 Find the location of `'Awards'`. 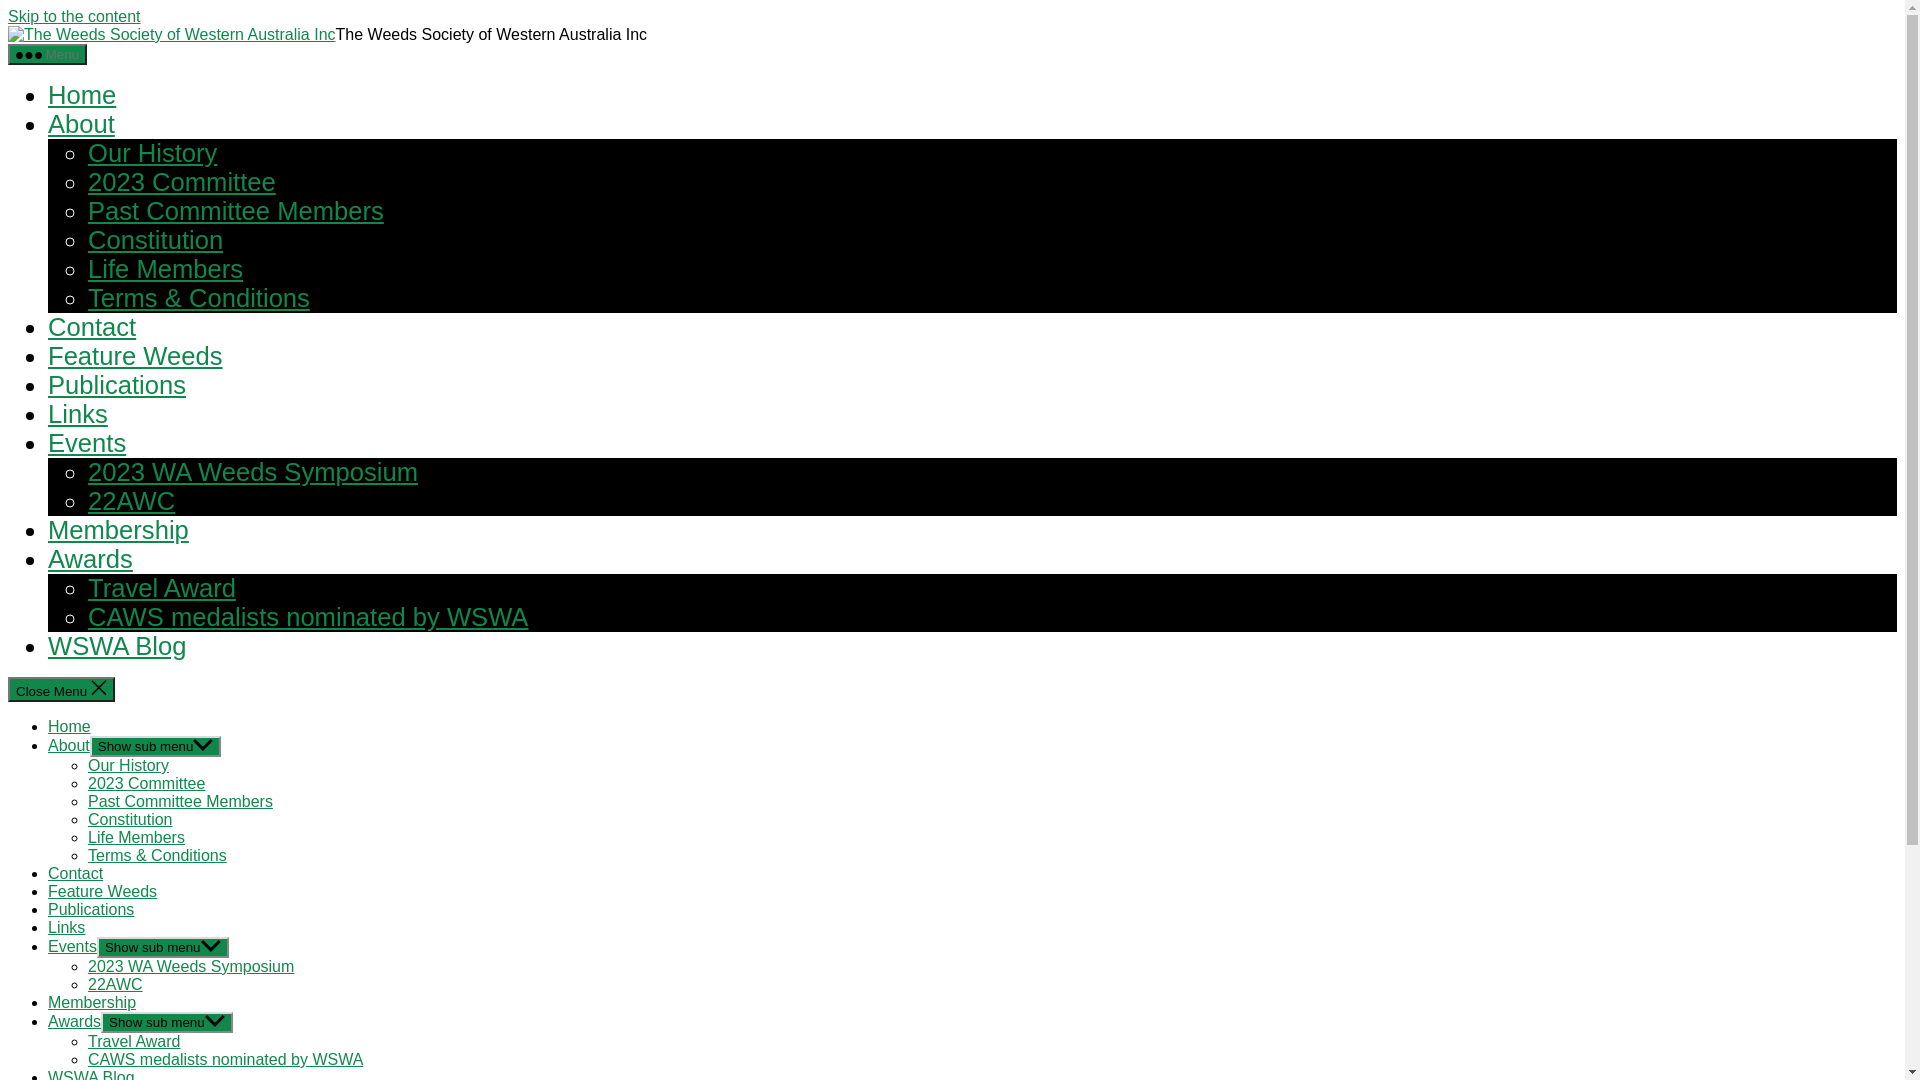

'Awards' is located at coordinates (74, 1021).